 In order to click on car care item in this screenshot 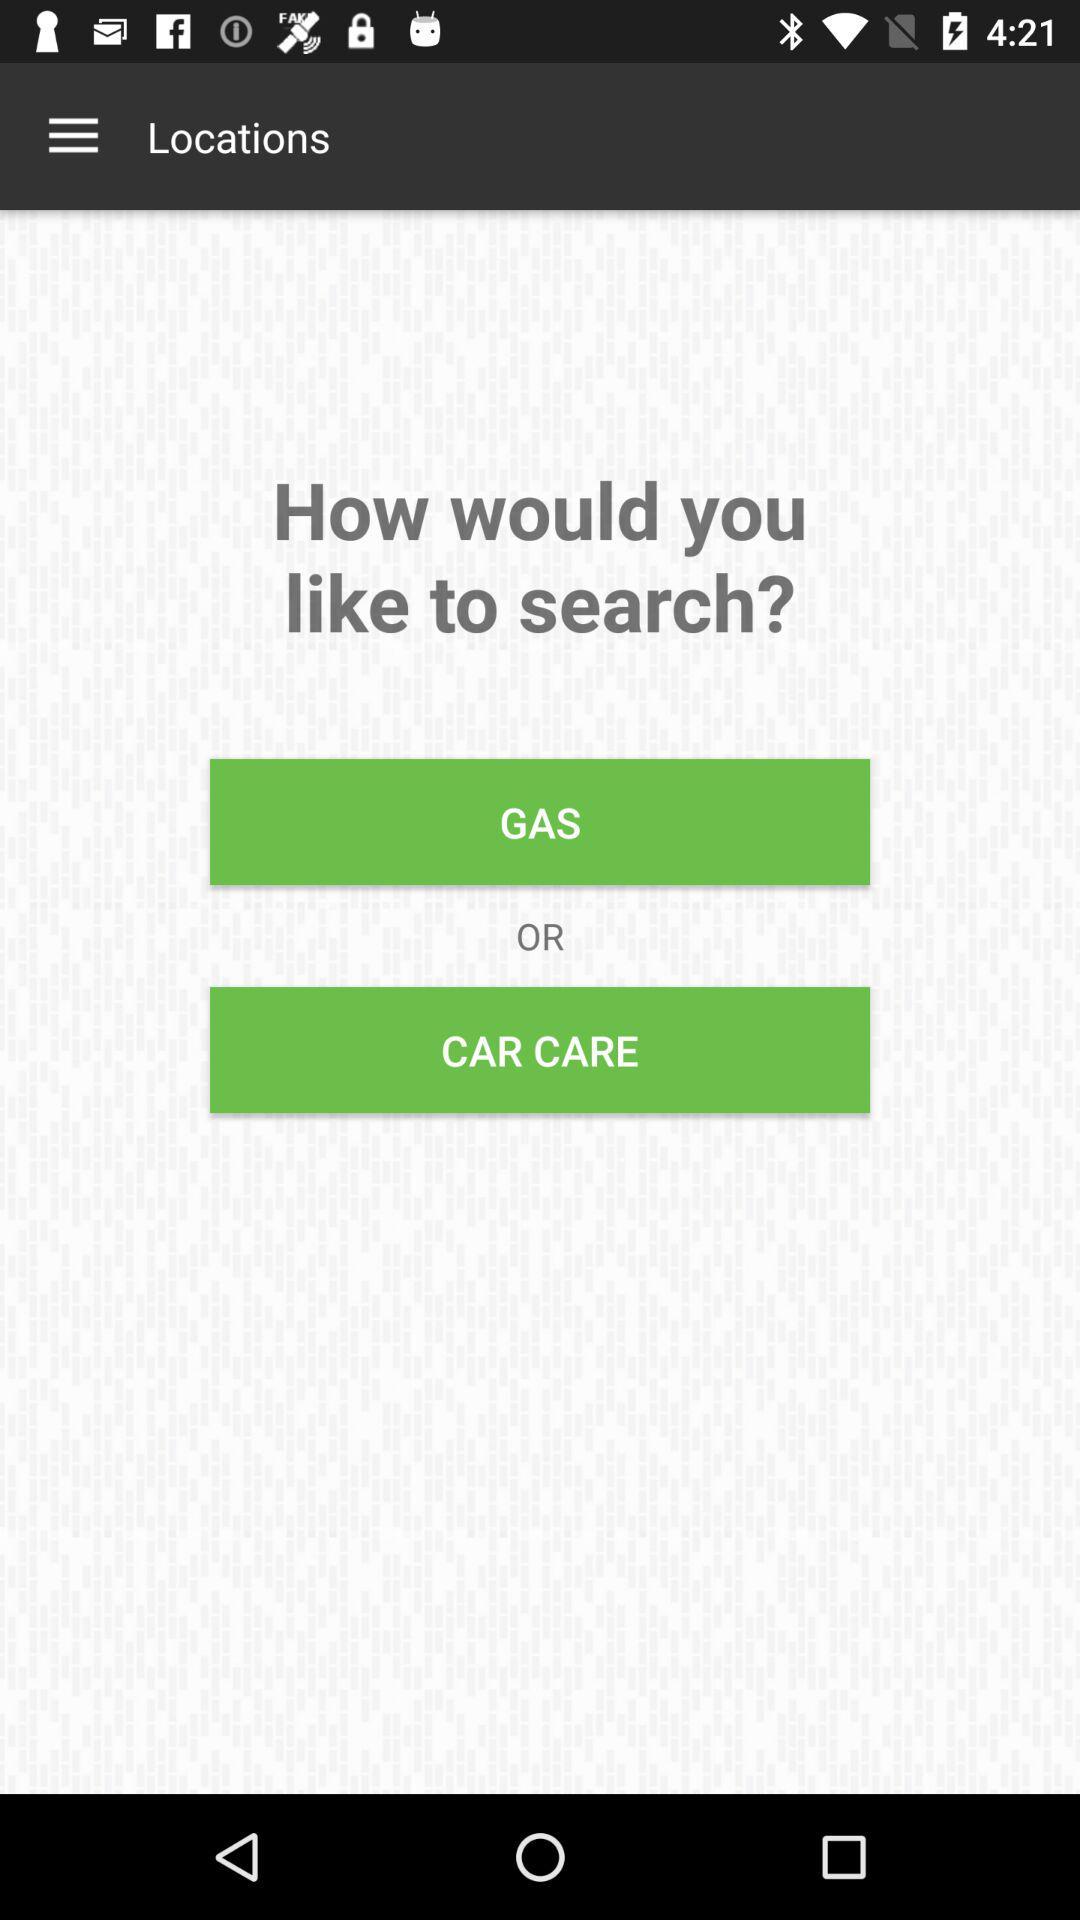, I will do `click(540, 1049)`.